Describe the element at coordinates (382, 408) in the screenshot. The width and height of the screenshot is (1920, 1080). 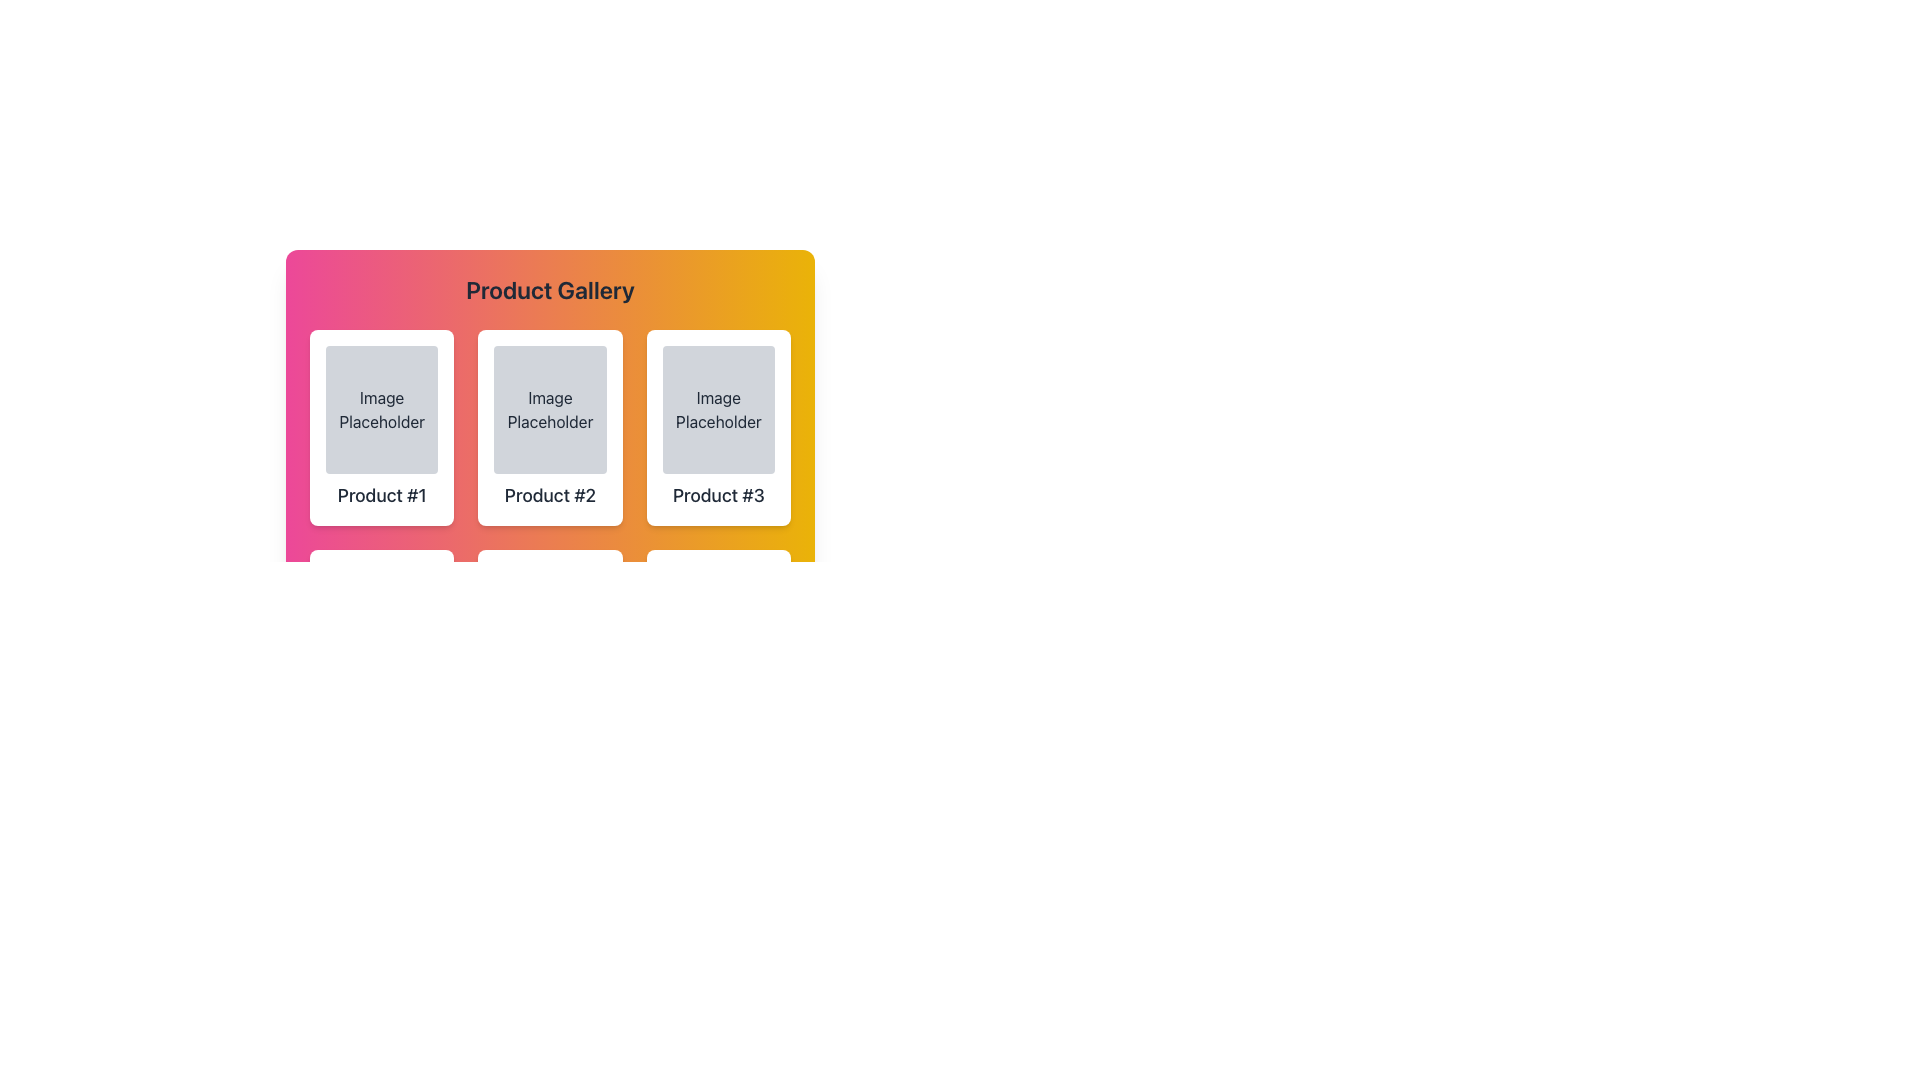
I see `the 'Image Placeholder' component, which is a rectangular placeholder with a light gray background and bold black text, located above 'Product #1.'` at that location.